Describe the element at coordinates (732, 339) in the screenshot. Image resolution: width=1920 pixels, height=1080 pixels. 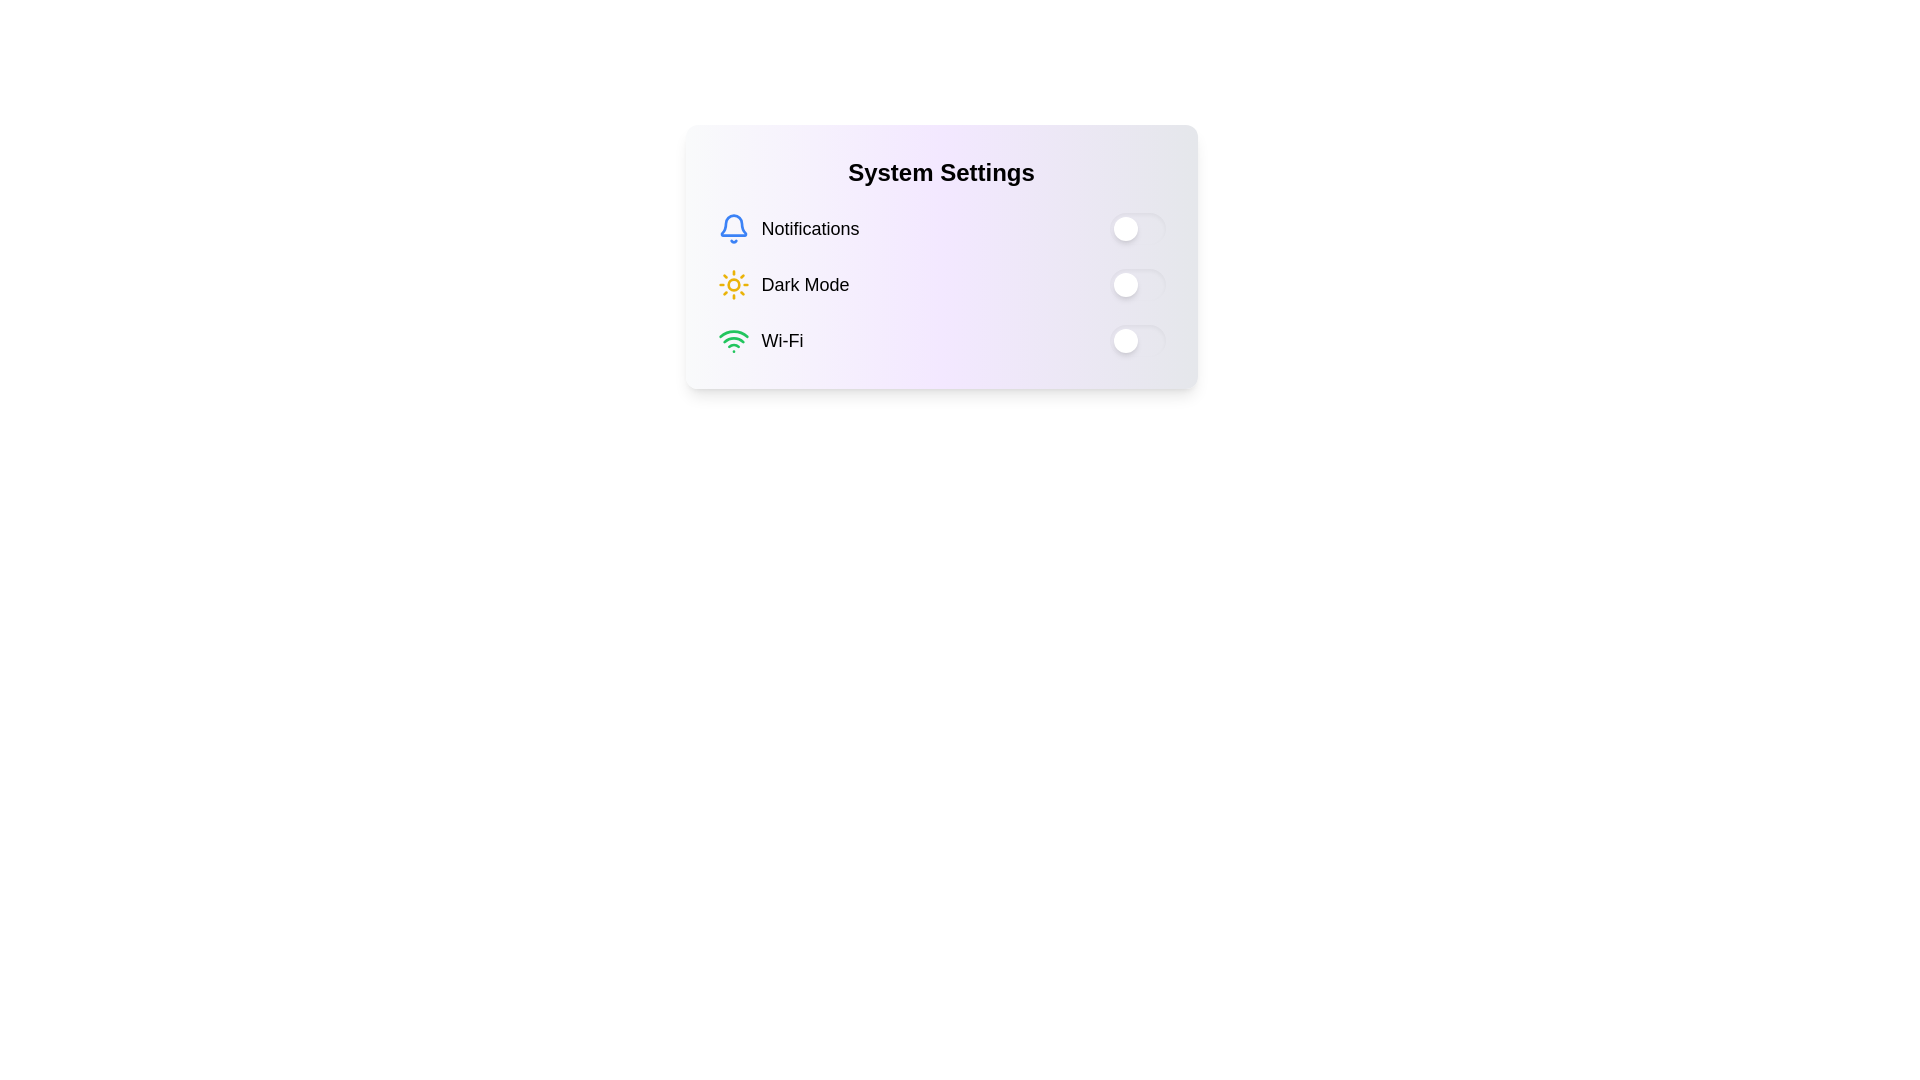
I see `the Wi-Fi settings indicator icon, which visually designates the Wi-Fi setting option in the third row of the System Settings` at that location.